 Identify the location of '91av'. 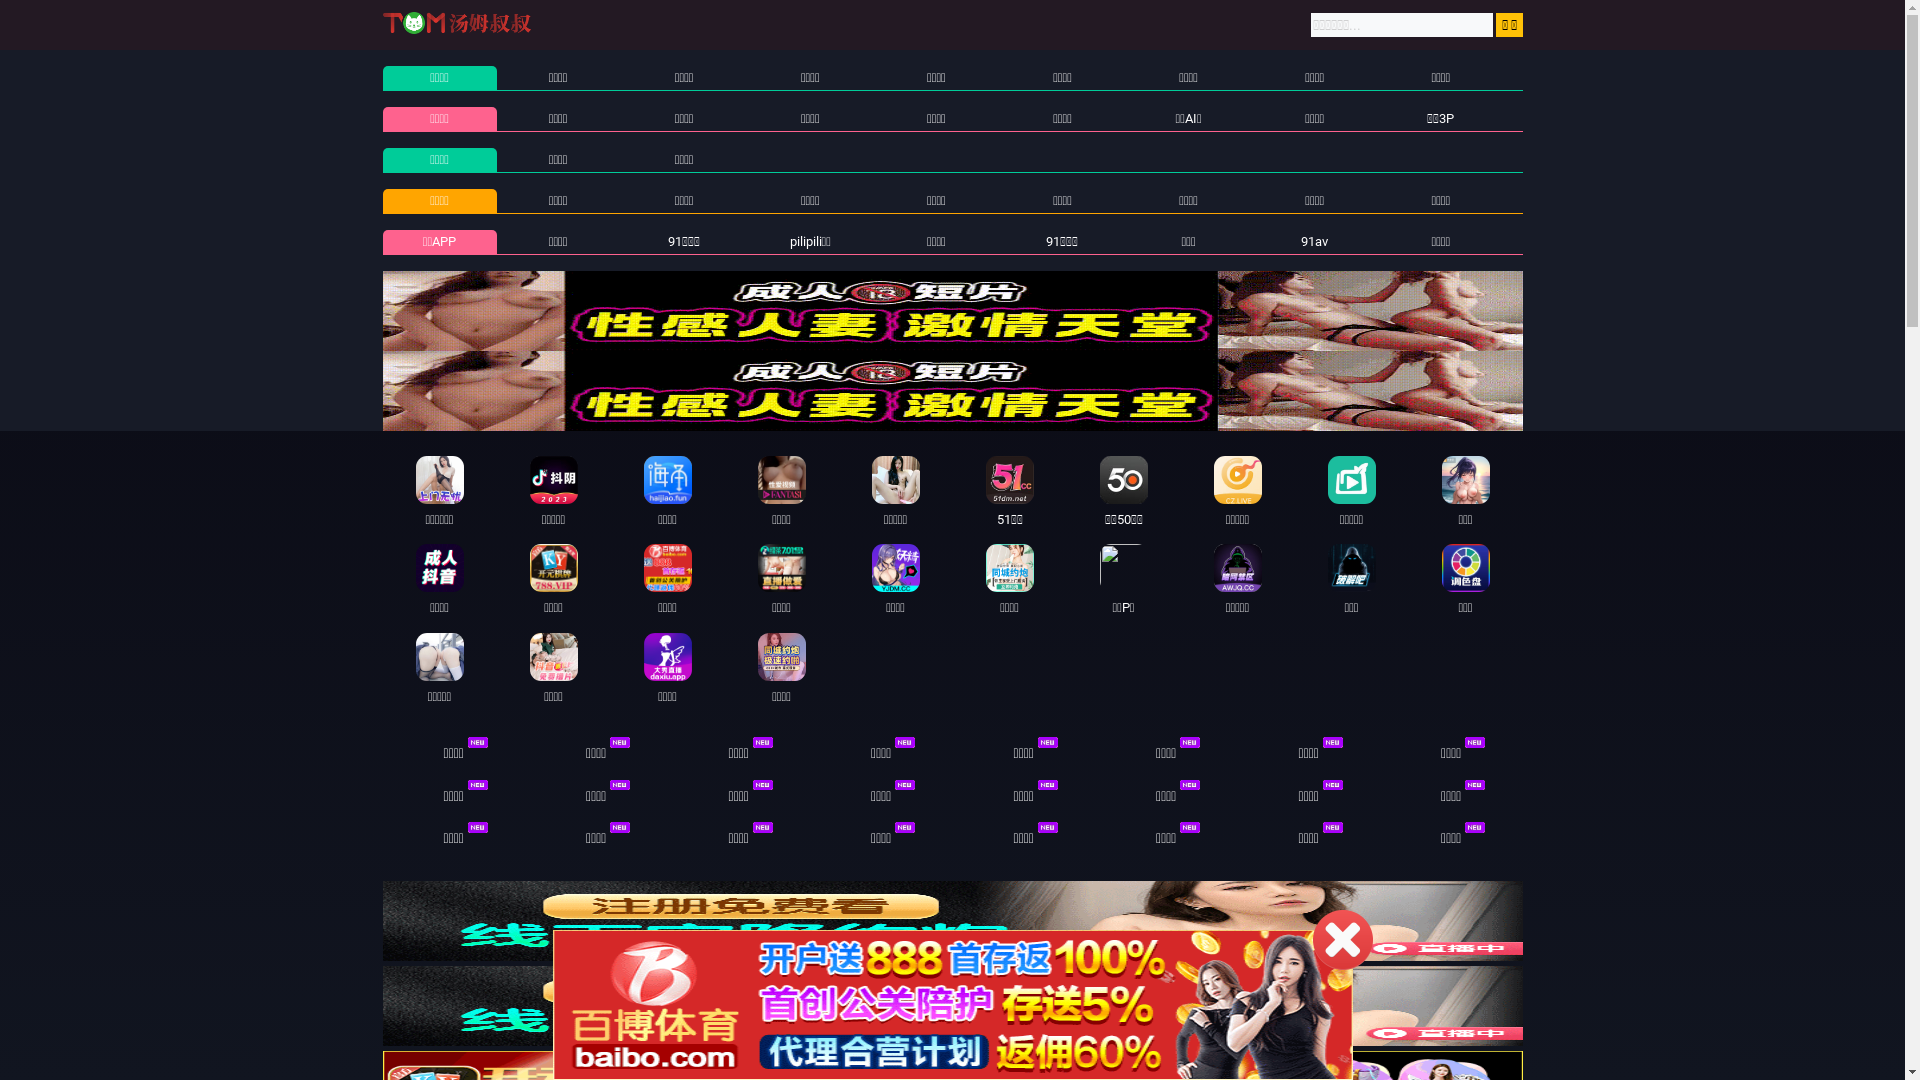
(1314, 240).